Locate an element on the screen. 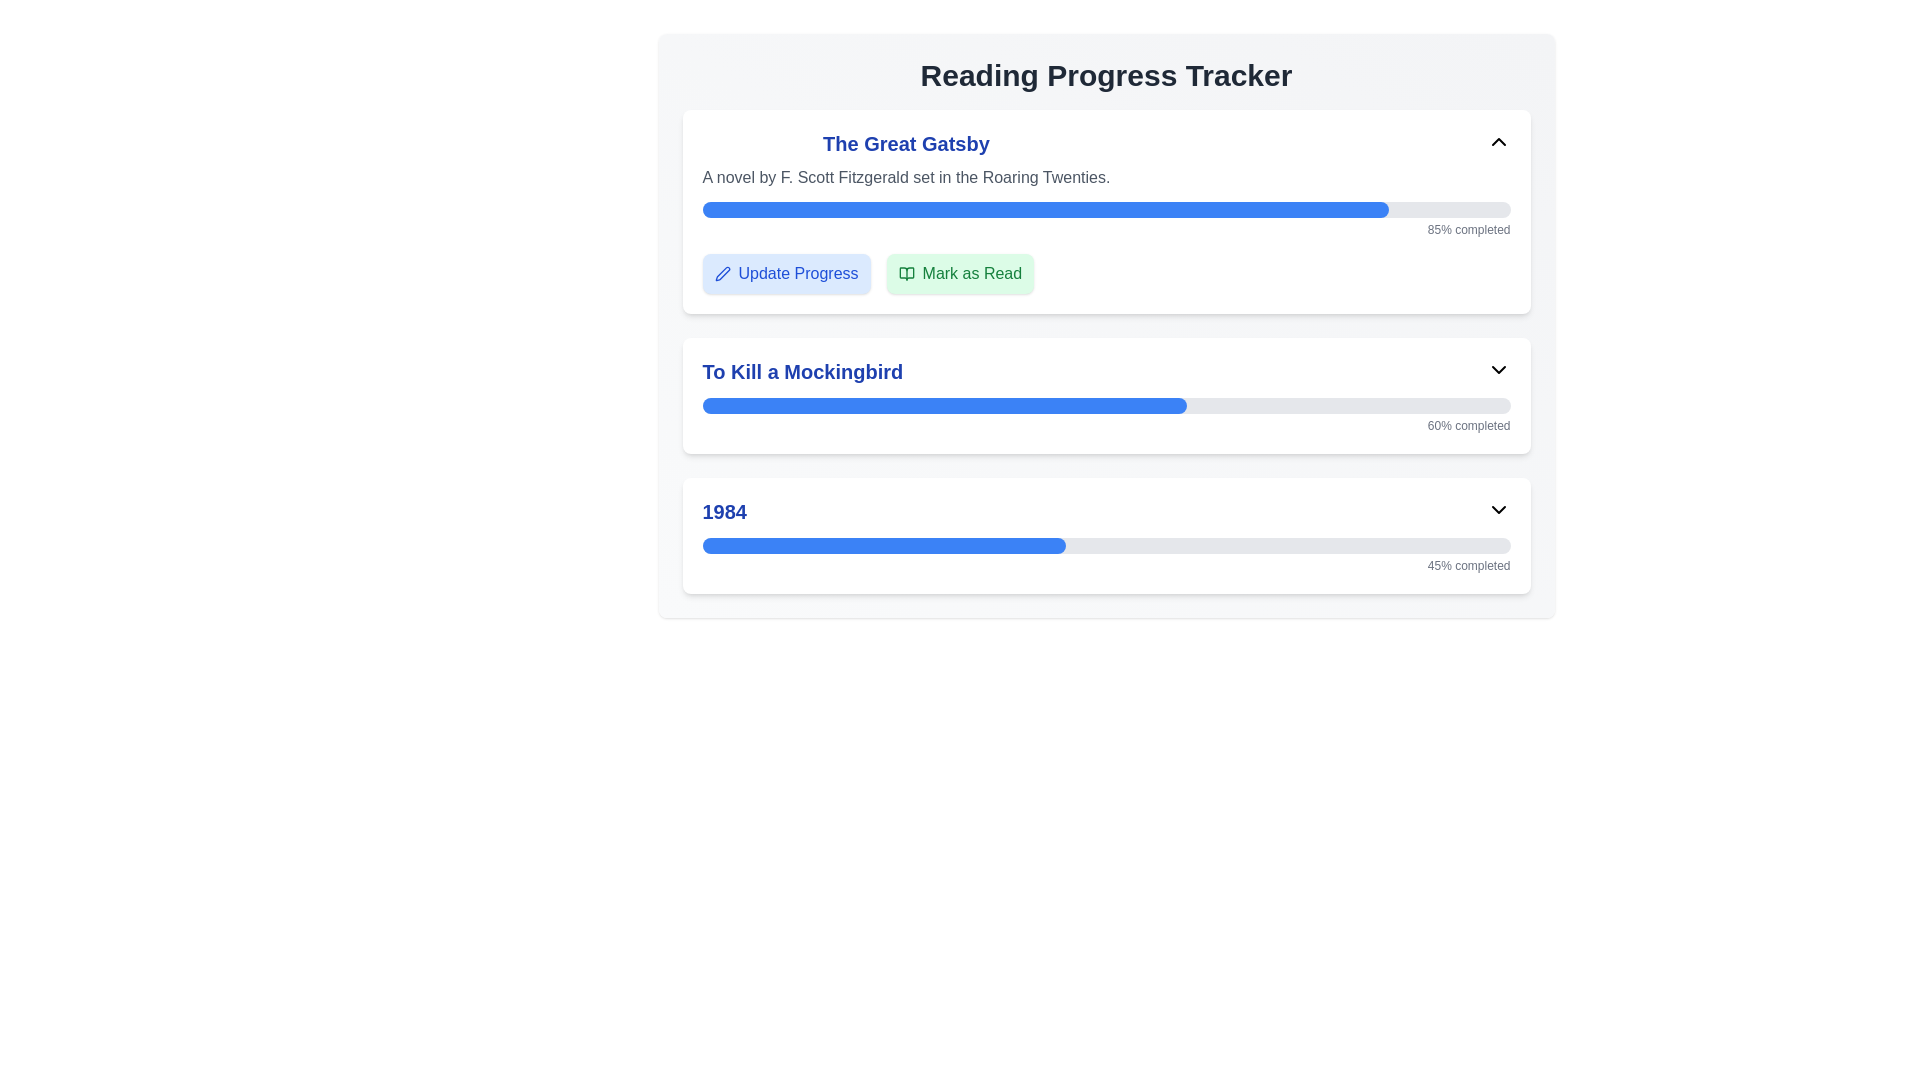 The height and width of the screenshot is (1080, 1920). the button located next to the 'Update Progress' button to mark the reading item 'The Great Gatsby' as read is located at coordinates (960, 273).